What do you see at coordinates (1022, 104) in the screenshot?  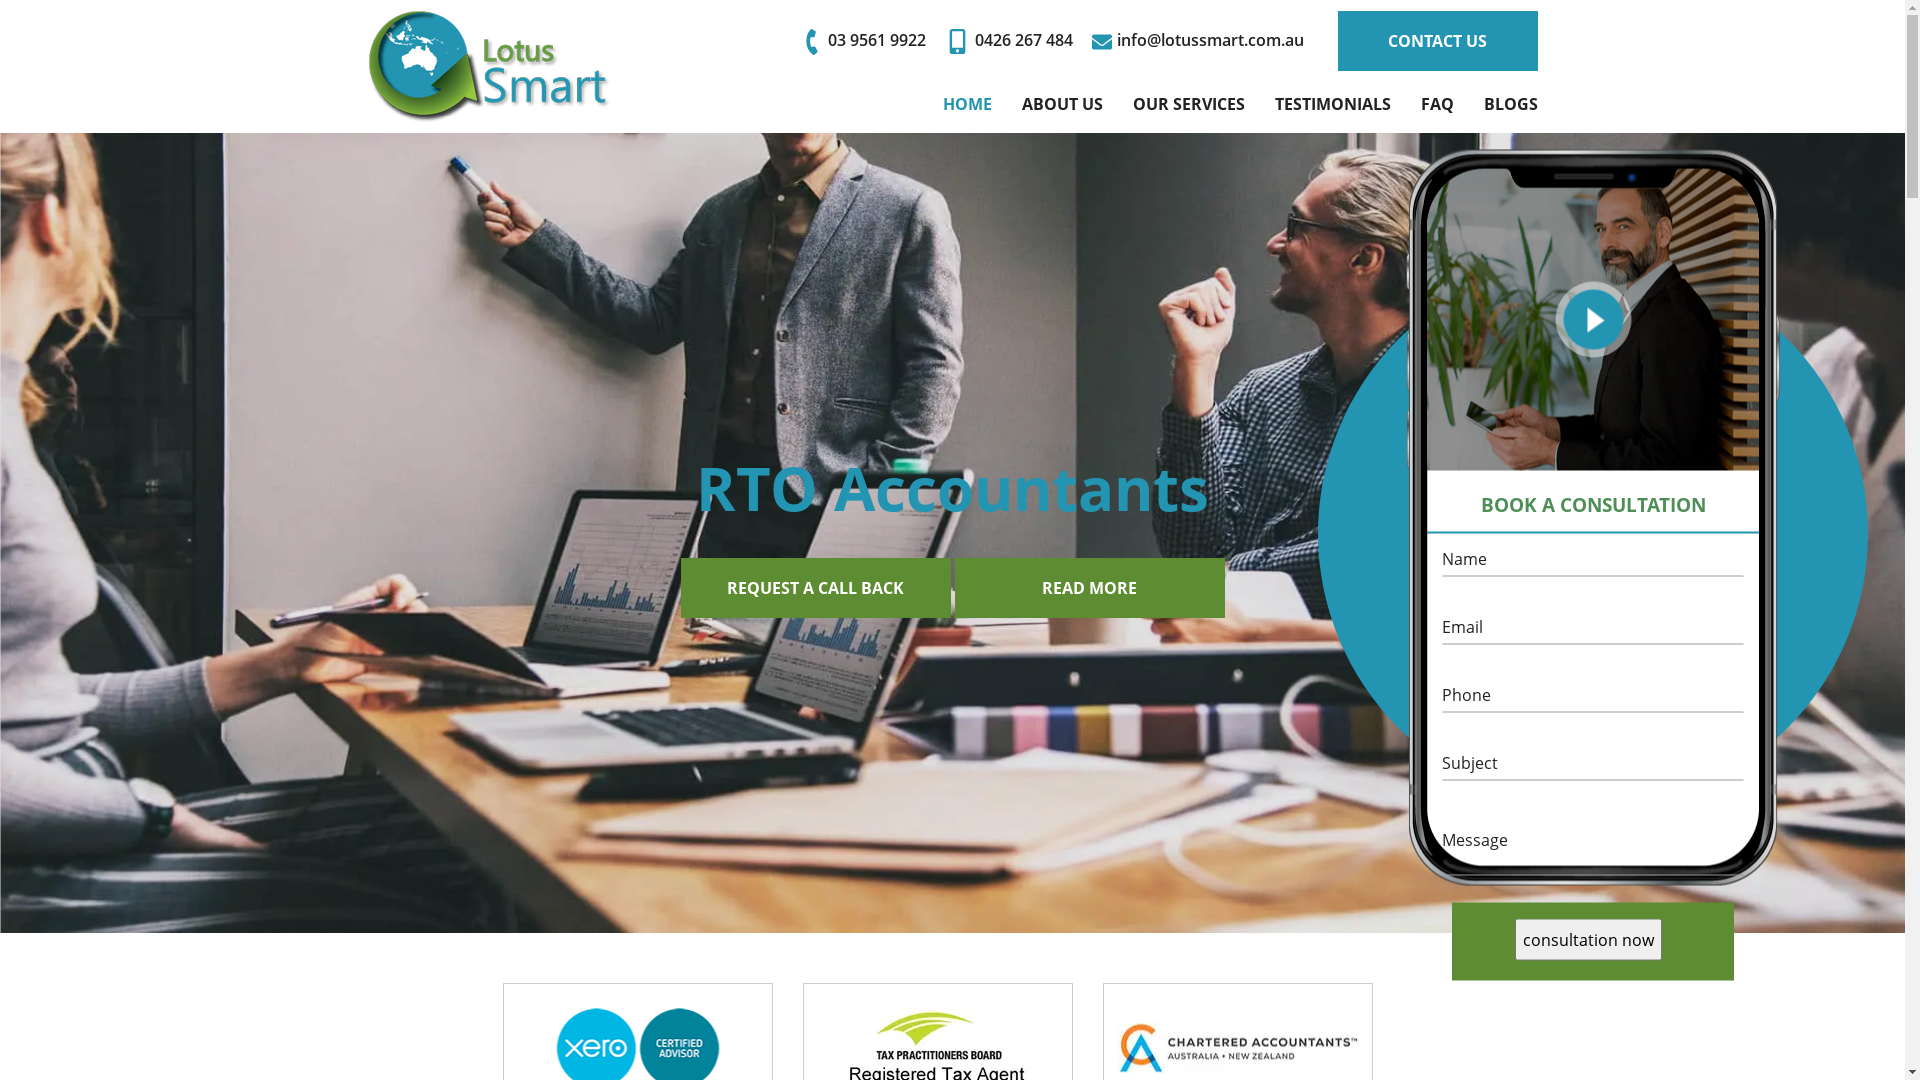 I see `'ABOUT US'` at bounding box center [1022, 104].